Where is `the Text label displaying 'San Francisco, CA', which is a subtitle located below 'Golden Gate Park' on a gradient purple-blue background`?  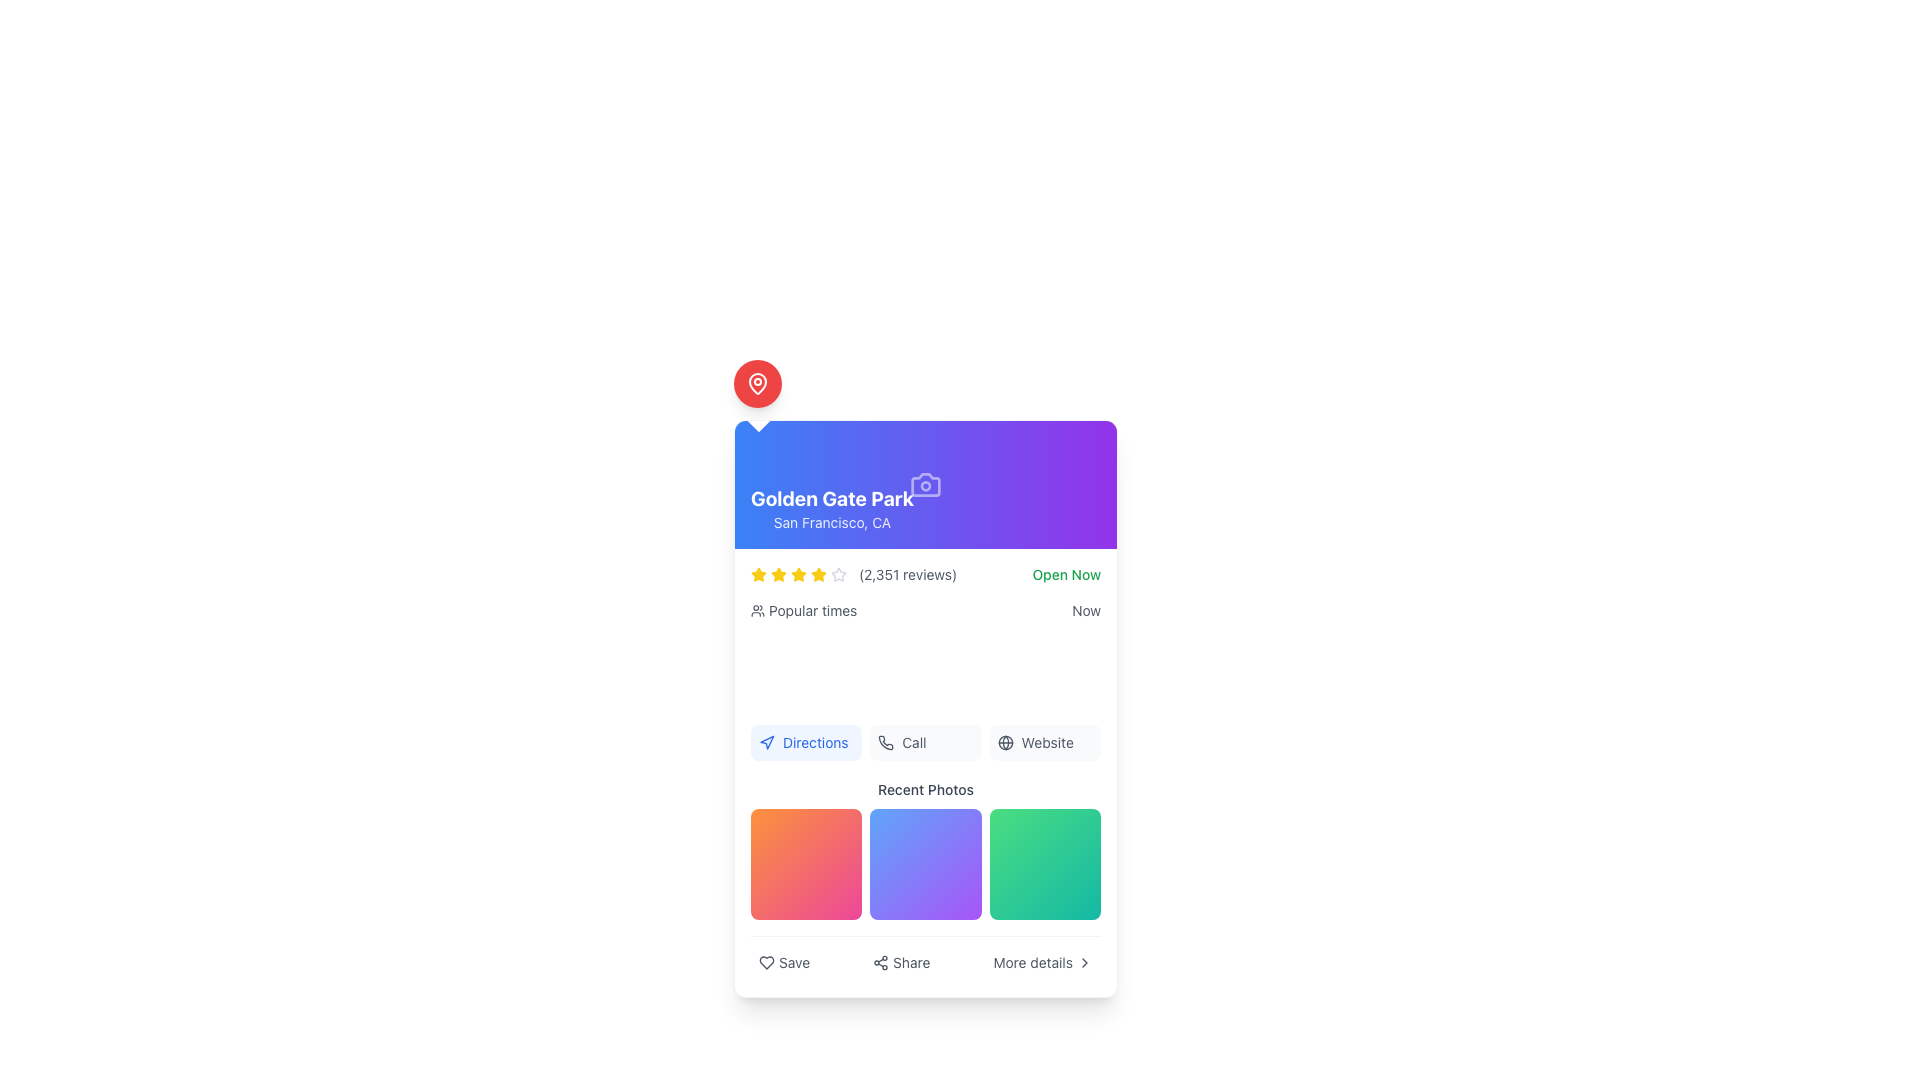 the Text label displaying 'San Francisco, CA', which is a subtitle located below 'Golden Gate Park' on a gradient purple-blue background is located at coordinates (832, 522).